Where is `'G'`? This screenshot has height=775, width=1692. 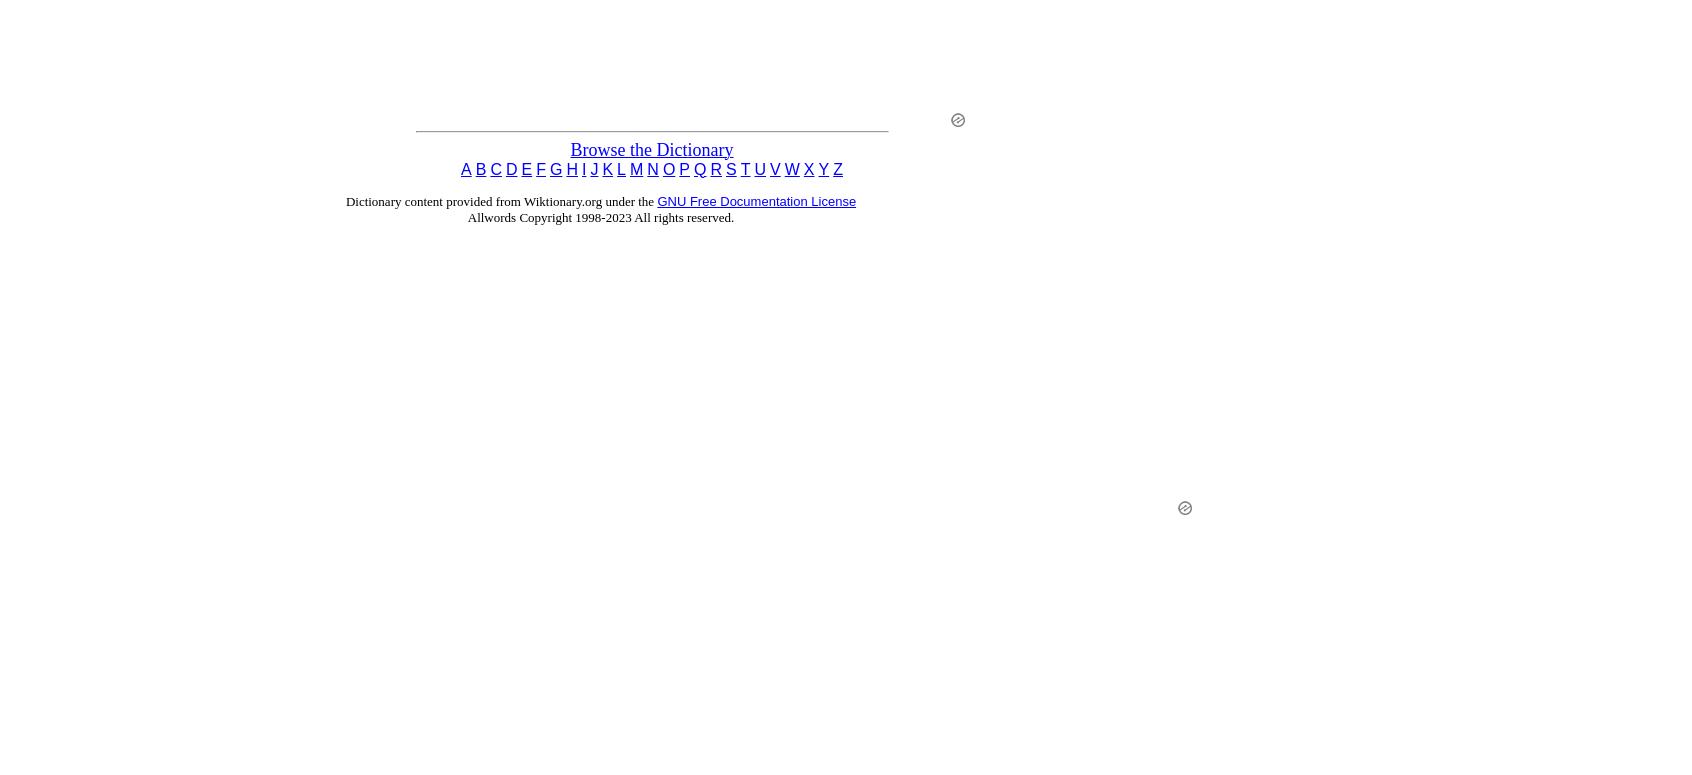
'G' is located at coordinates (555, 167).